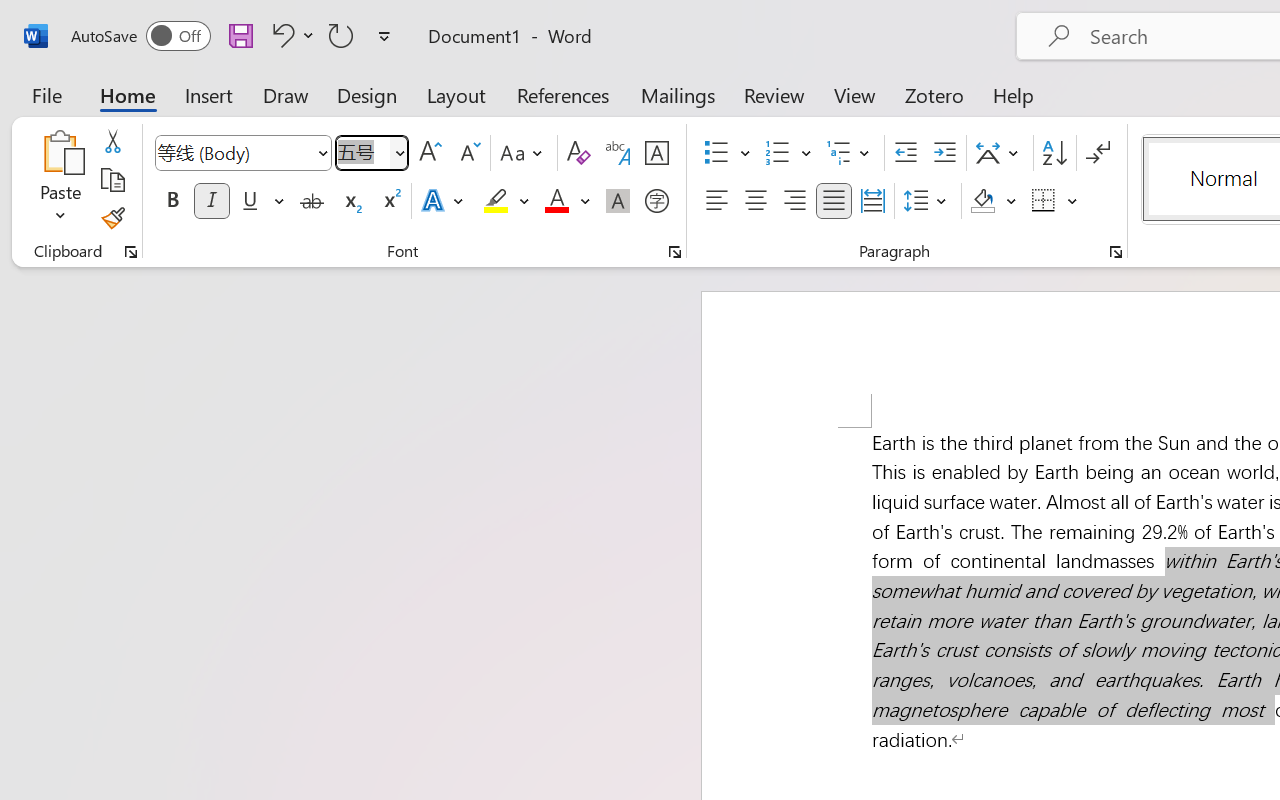  Describe the element at coordinates (755, 201) in the screenshot. I see `'Center'` at that location.